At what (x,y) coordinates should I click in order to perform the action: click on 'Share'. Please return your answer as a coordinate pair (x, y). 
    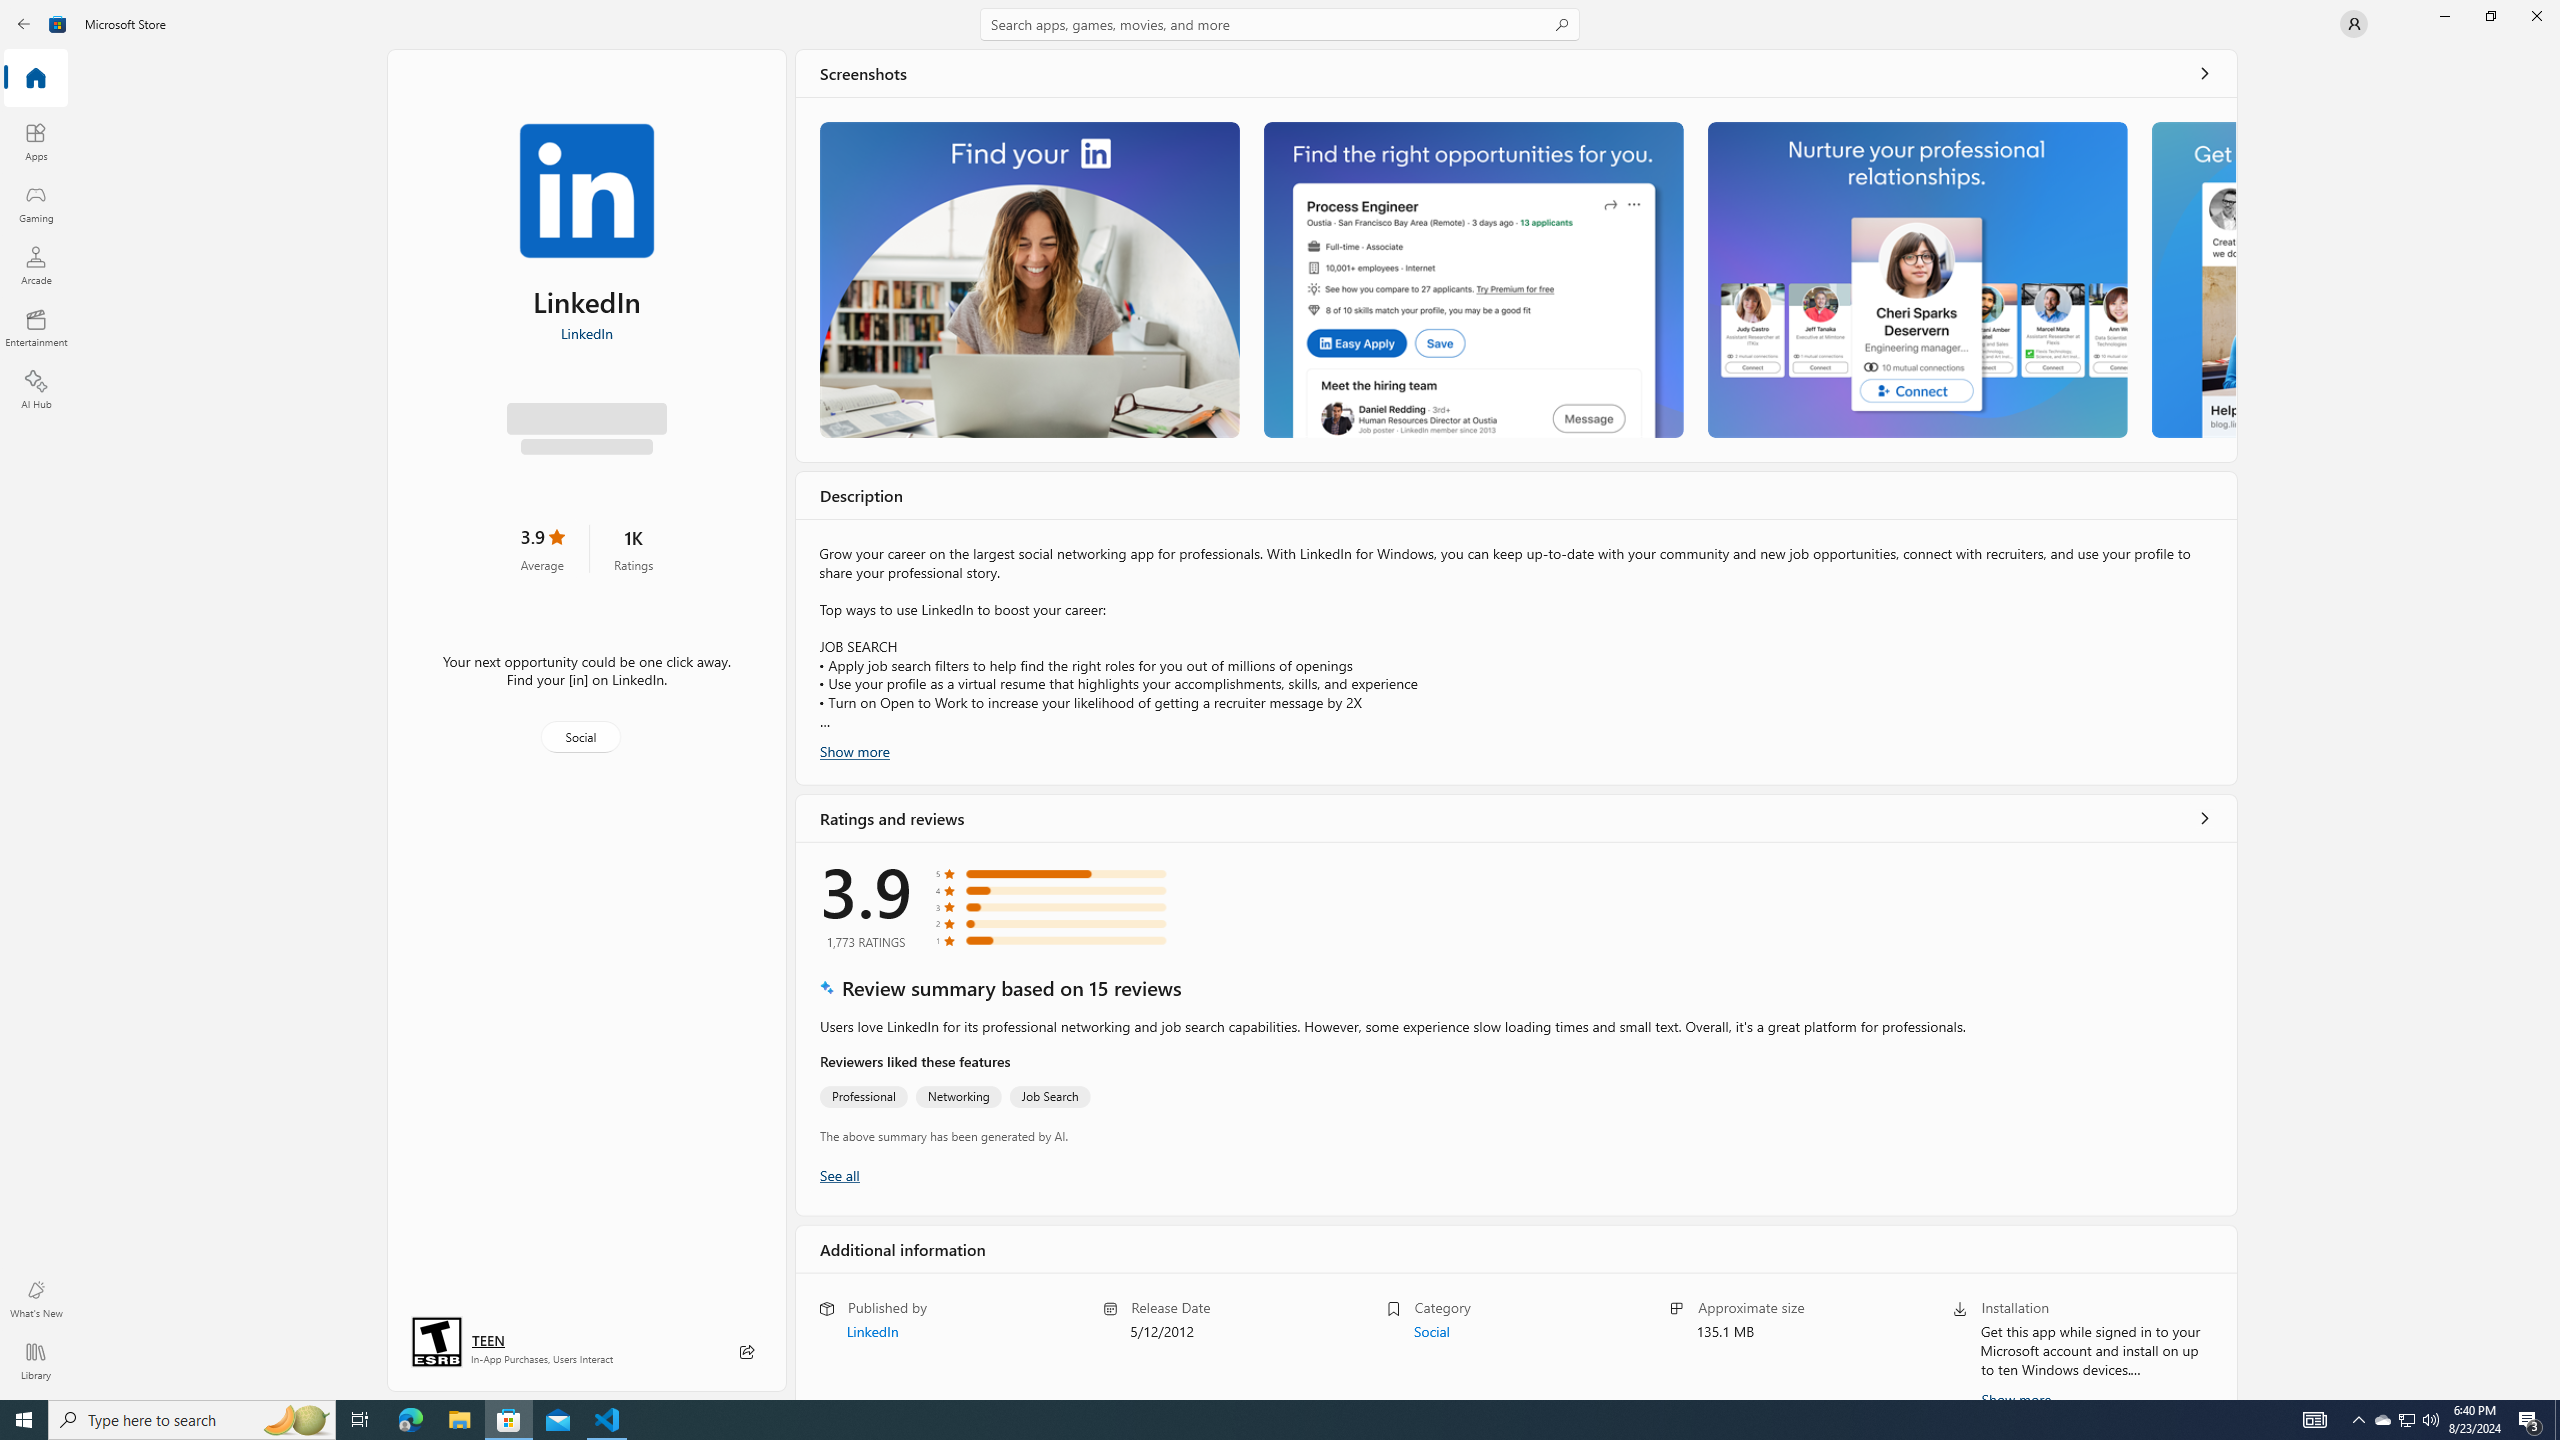
    Looking at the image, I should click on (746, 1351).